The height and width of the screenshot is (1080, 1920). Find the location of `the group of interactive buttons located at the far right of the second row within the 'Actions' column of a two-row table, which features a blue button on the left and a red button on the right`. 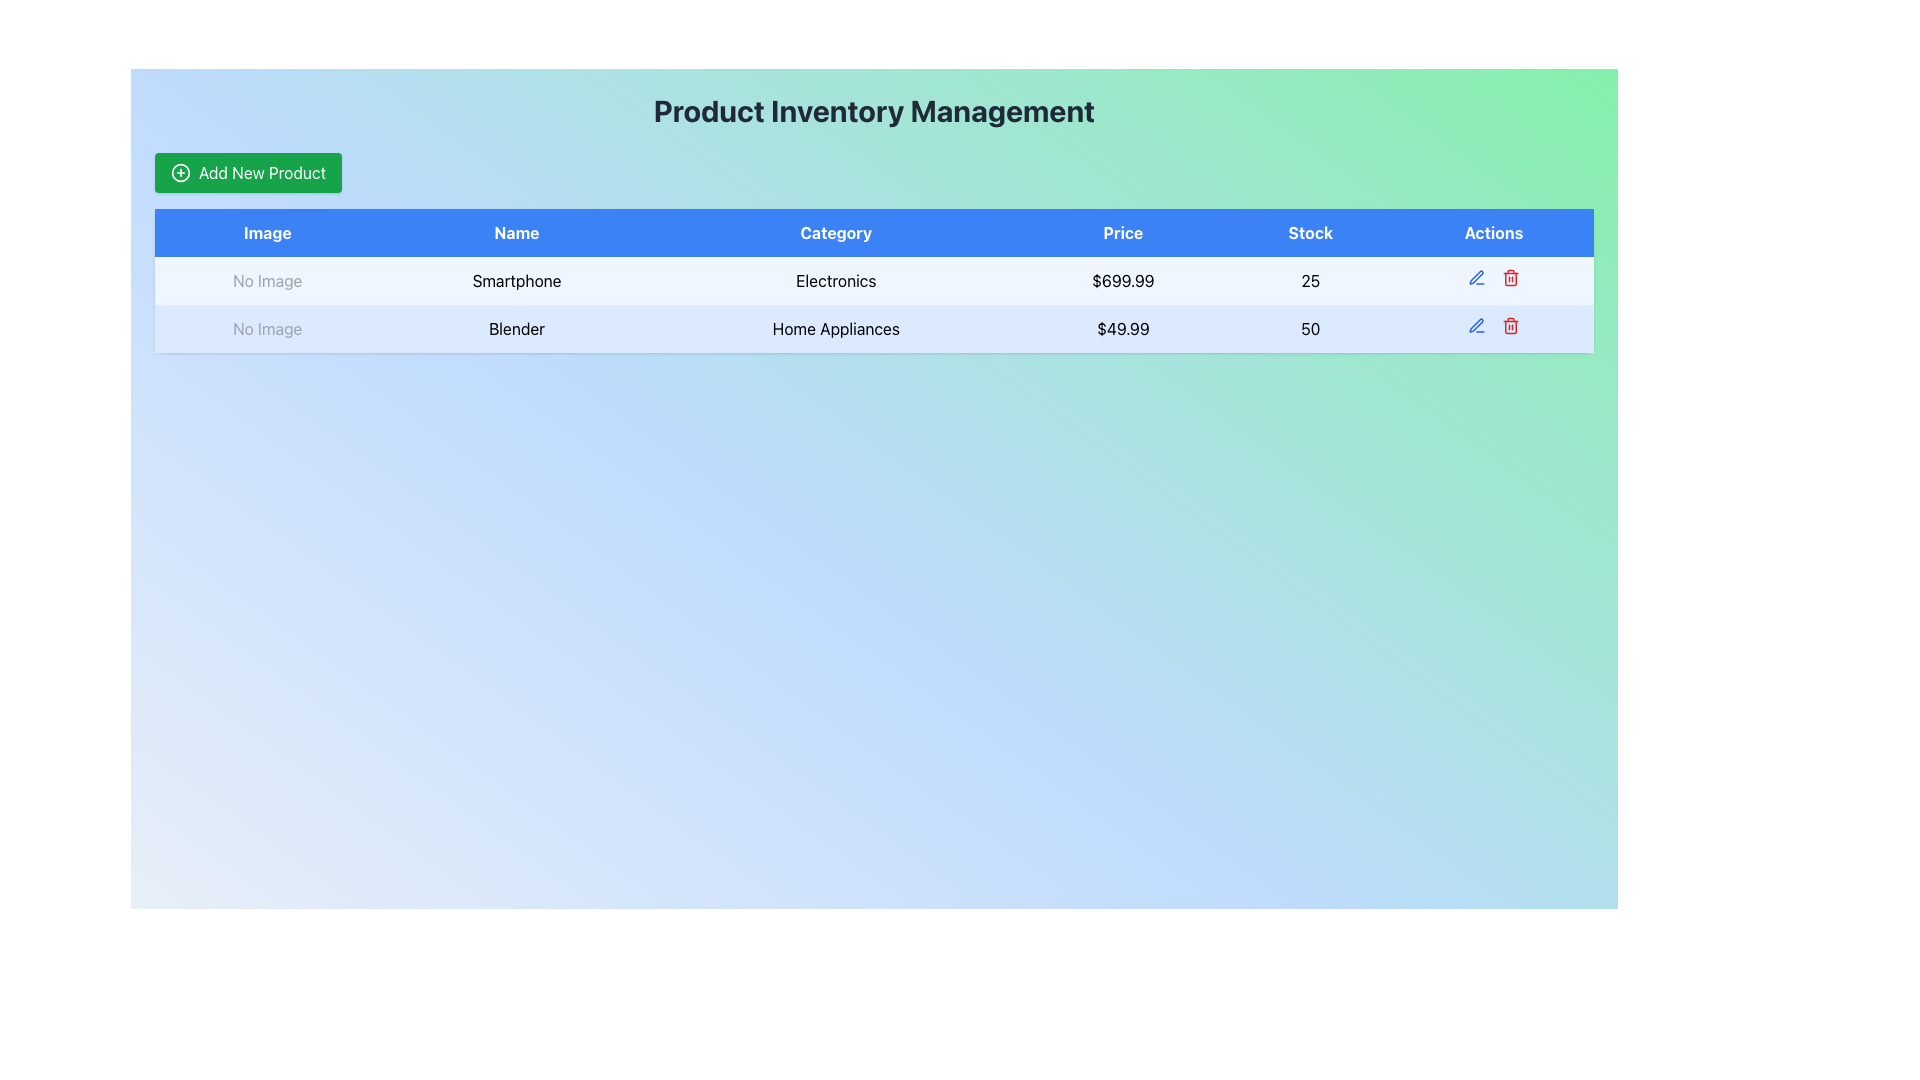

the group of interactive buttons located at the far right of the second row within the 'Actions' column of a two-row table, which features a blue button on the left and a red button on the right is located at coordinates (1493, 325).